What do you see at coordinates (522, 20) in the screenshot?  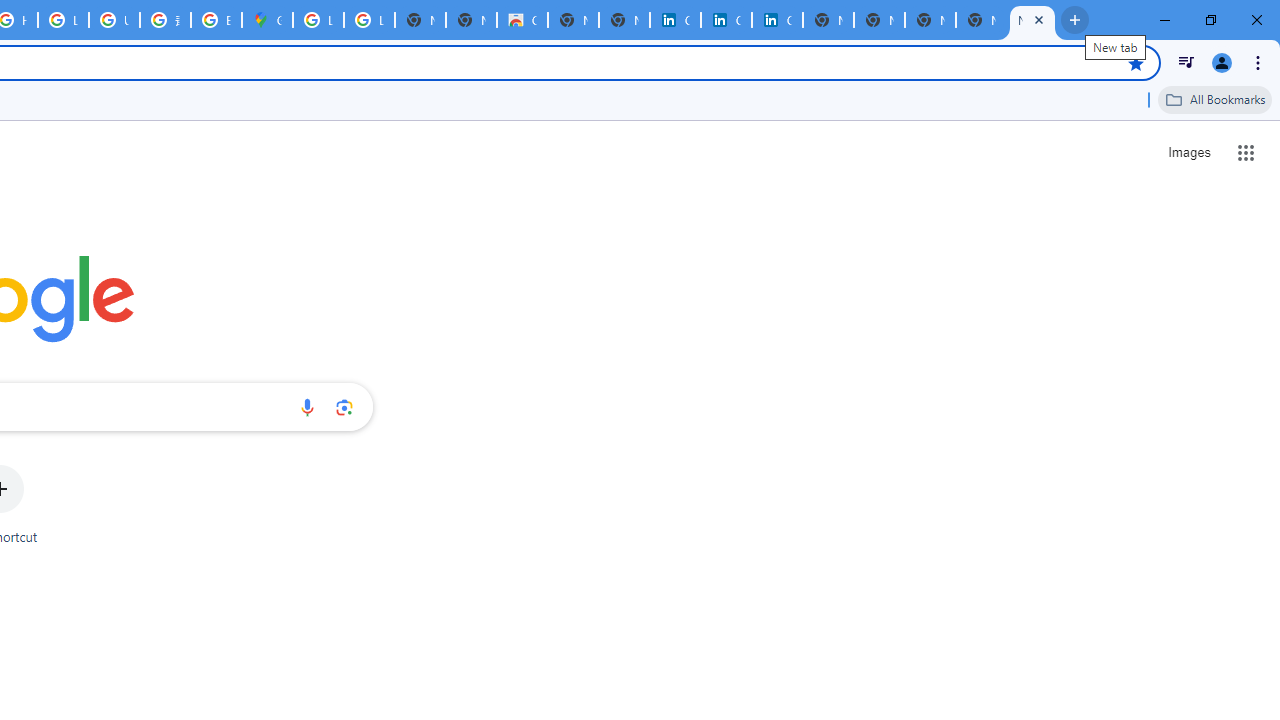 I see `'Chrome Web Store'` at bounding box center [522, 20].